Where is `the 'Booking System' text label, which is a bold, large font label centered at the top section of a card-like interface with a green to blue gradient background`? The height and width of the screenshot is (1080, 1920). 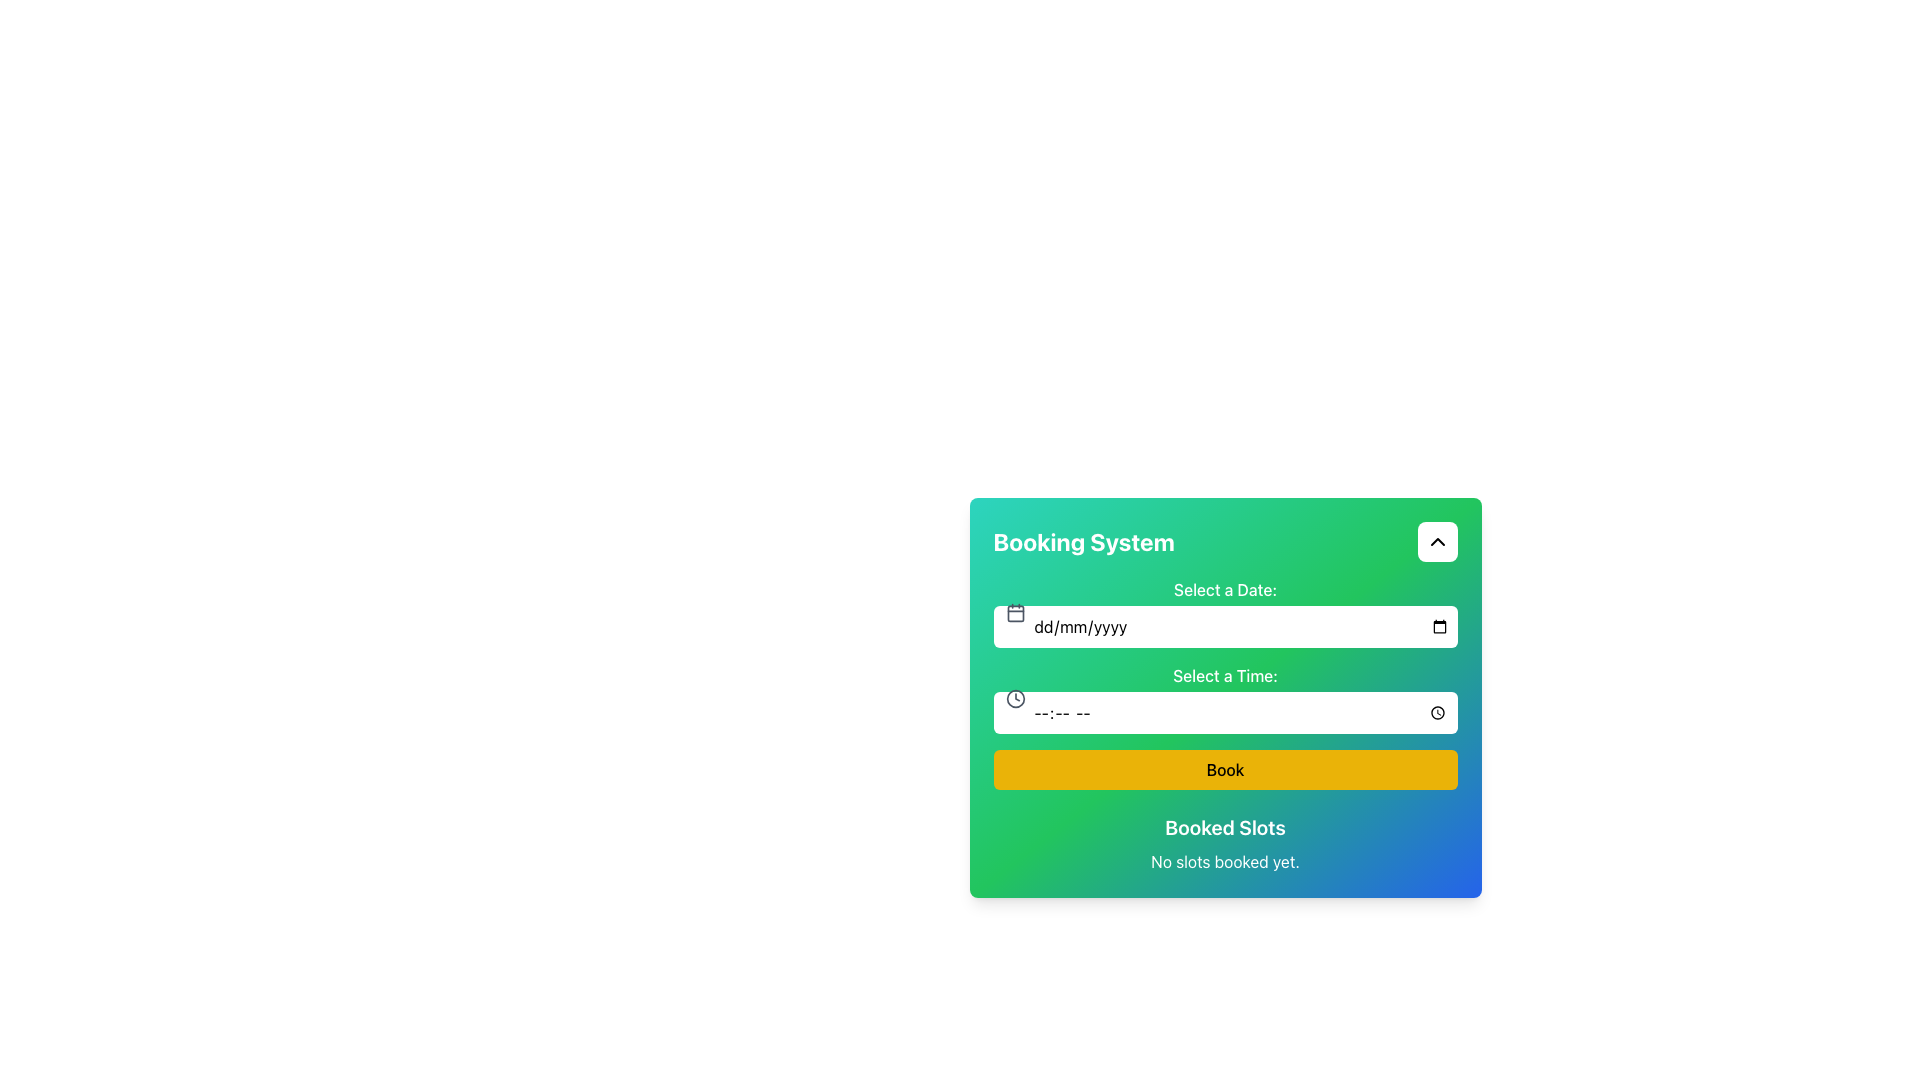
the 'Booking System' text label, which is a bold, large font label centered at the top section of a card-like interface with a green to blue gradient background is located at coordinates (1083, 542).